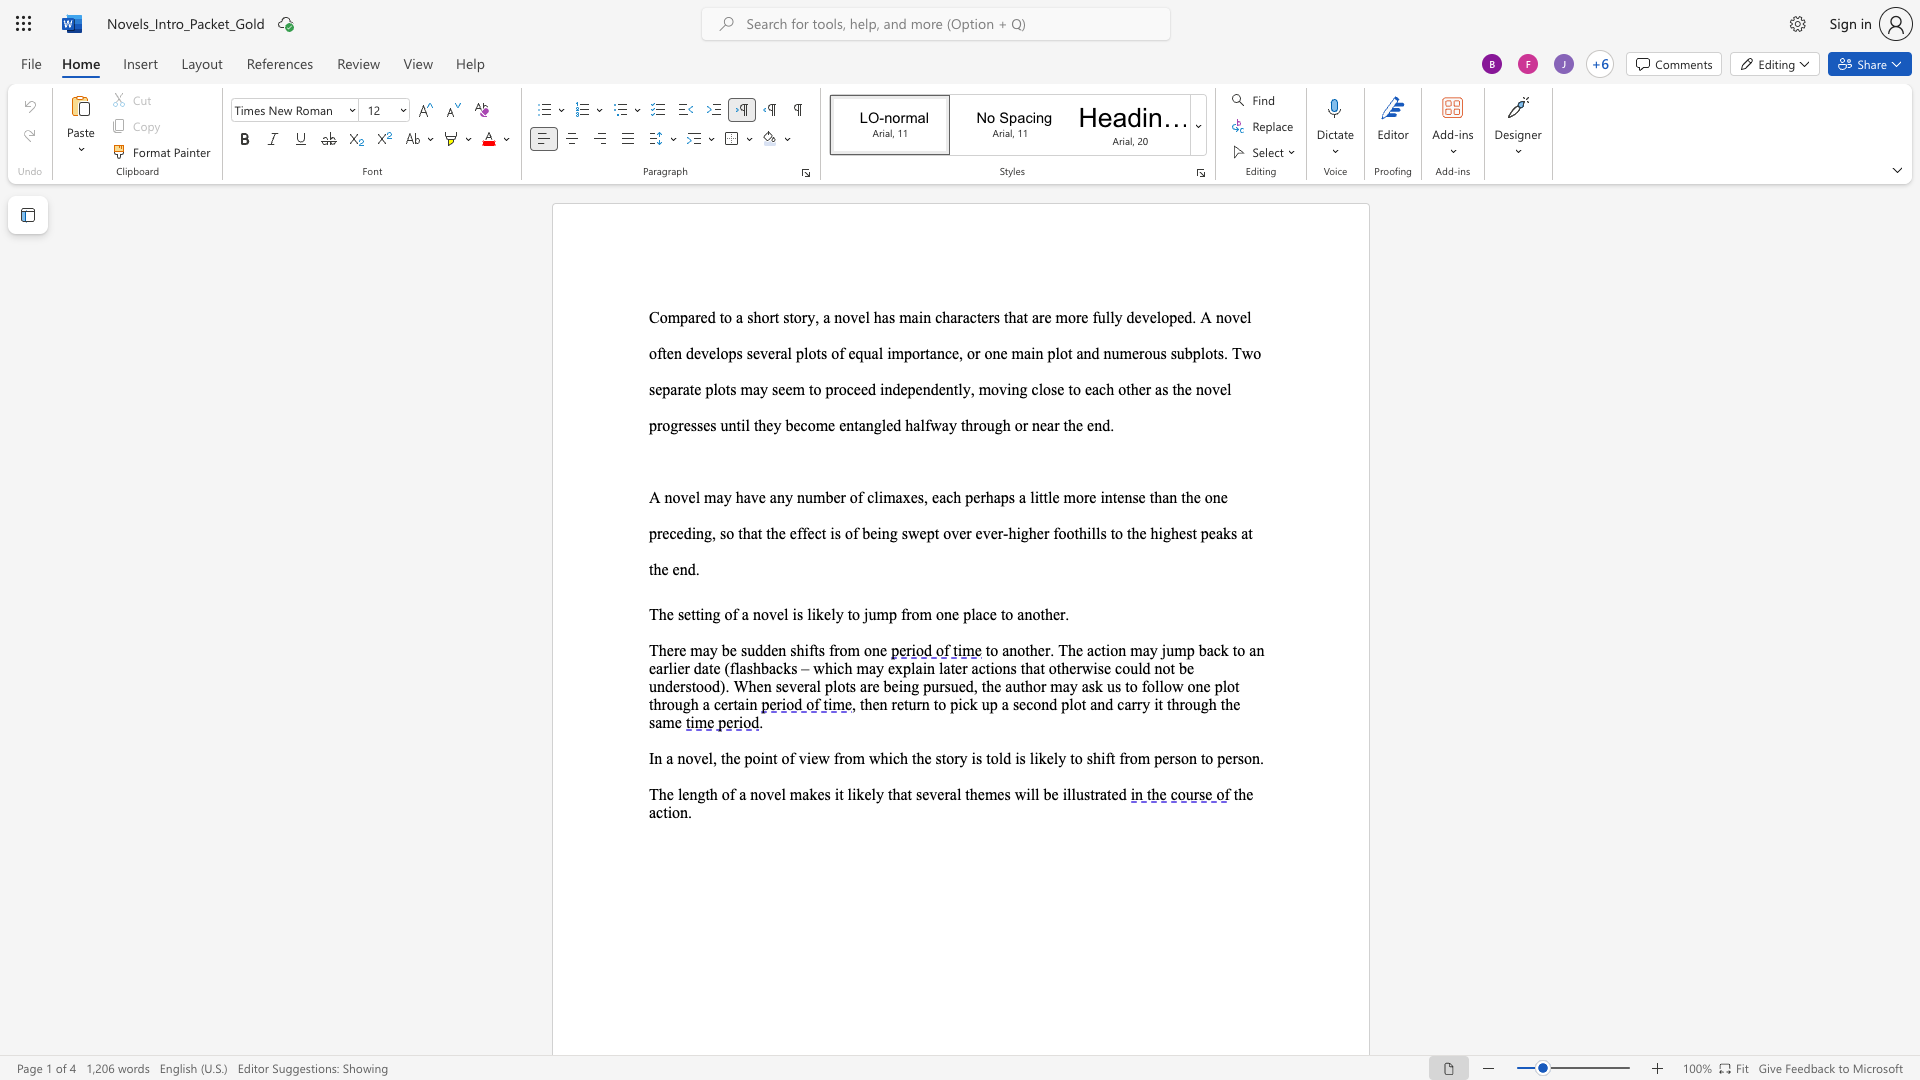 The image size is (1920, 1080). I want to click on the space between the continuous character "v" and "e" in the text, so click(775, 613).